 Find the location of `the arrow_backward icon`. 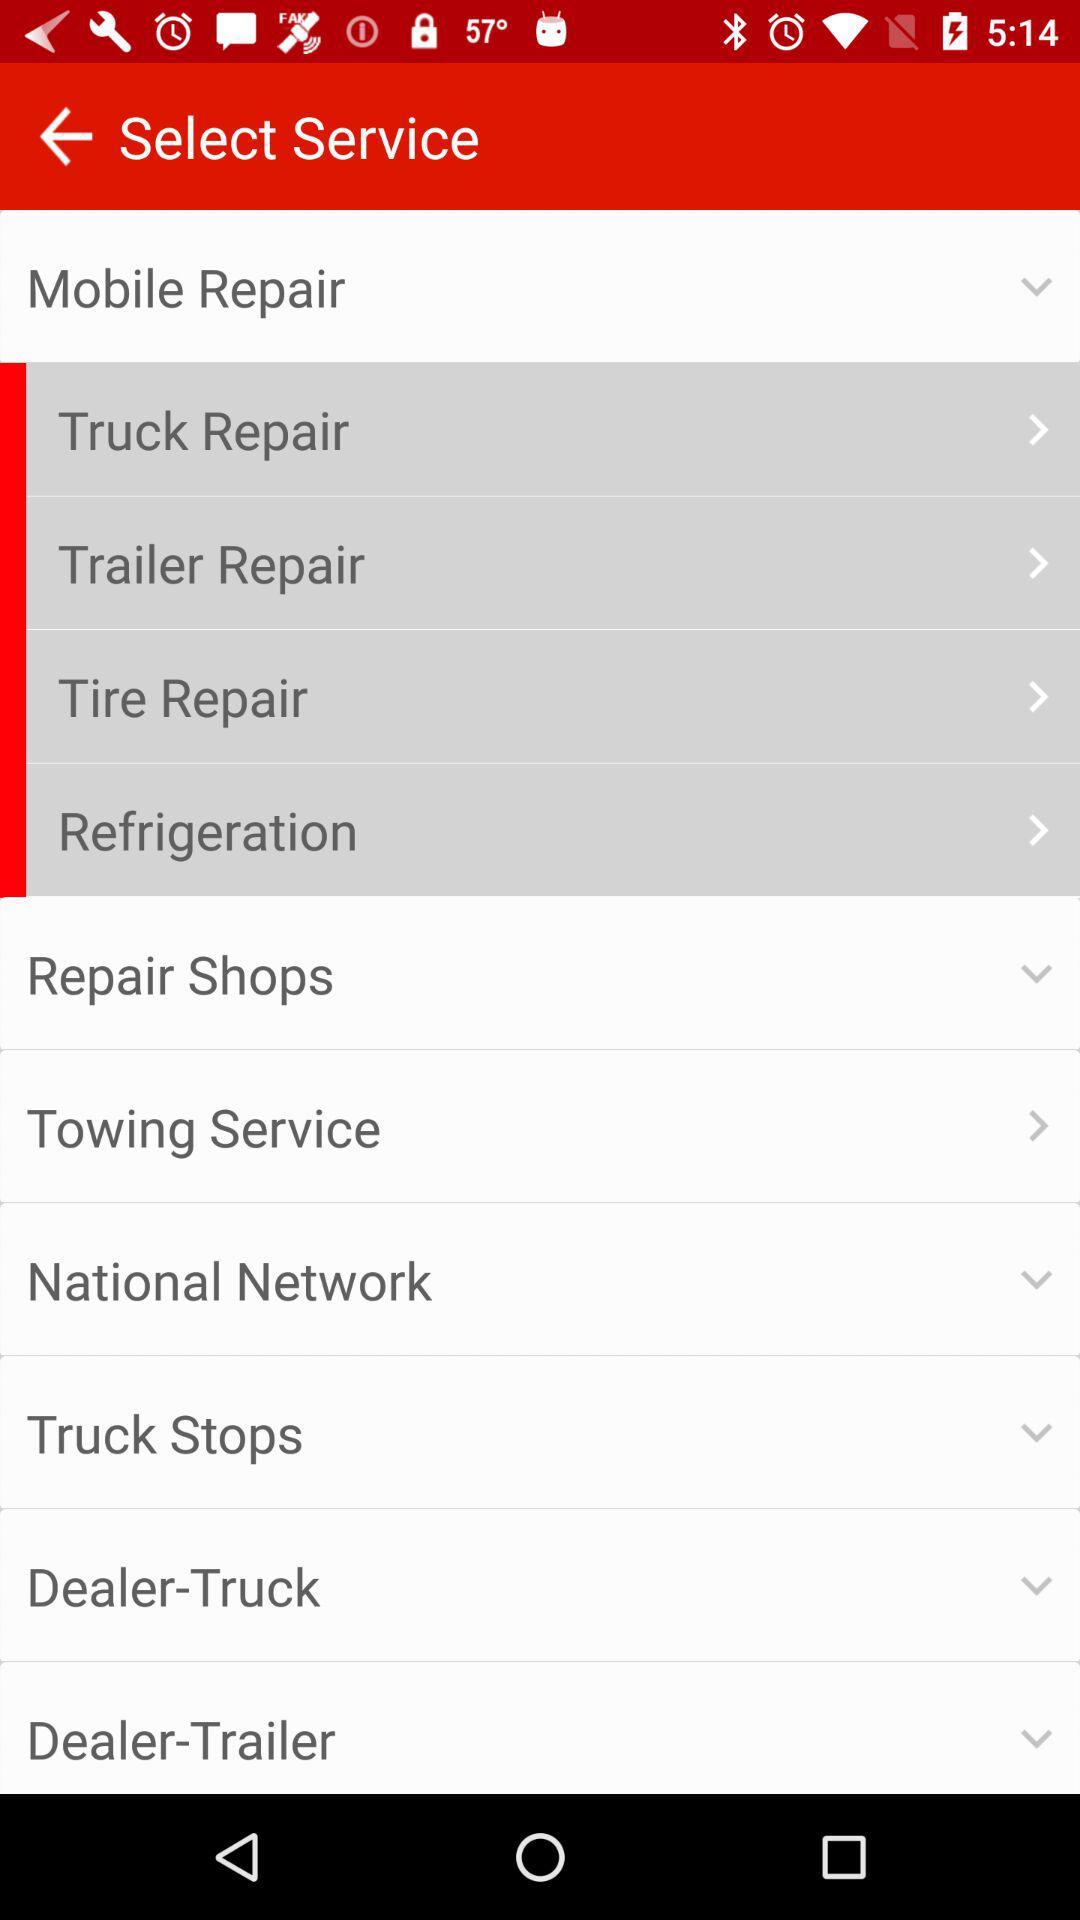

the arrow_backward icon is located at coordinates (64, 135).